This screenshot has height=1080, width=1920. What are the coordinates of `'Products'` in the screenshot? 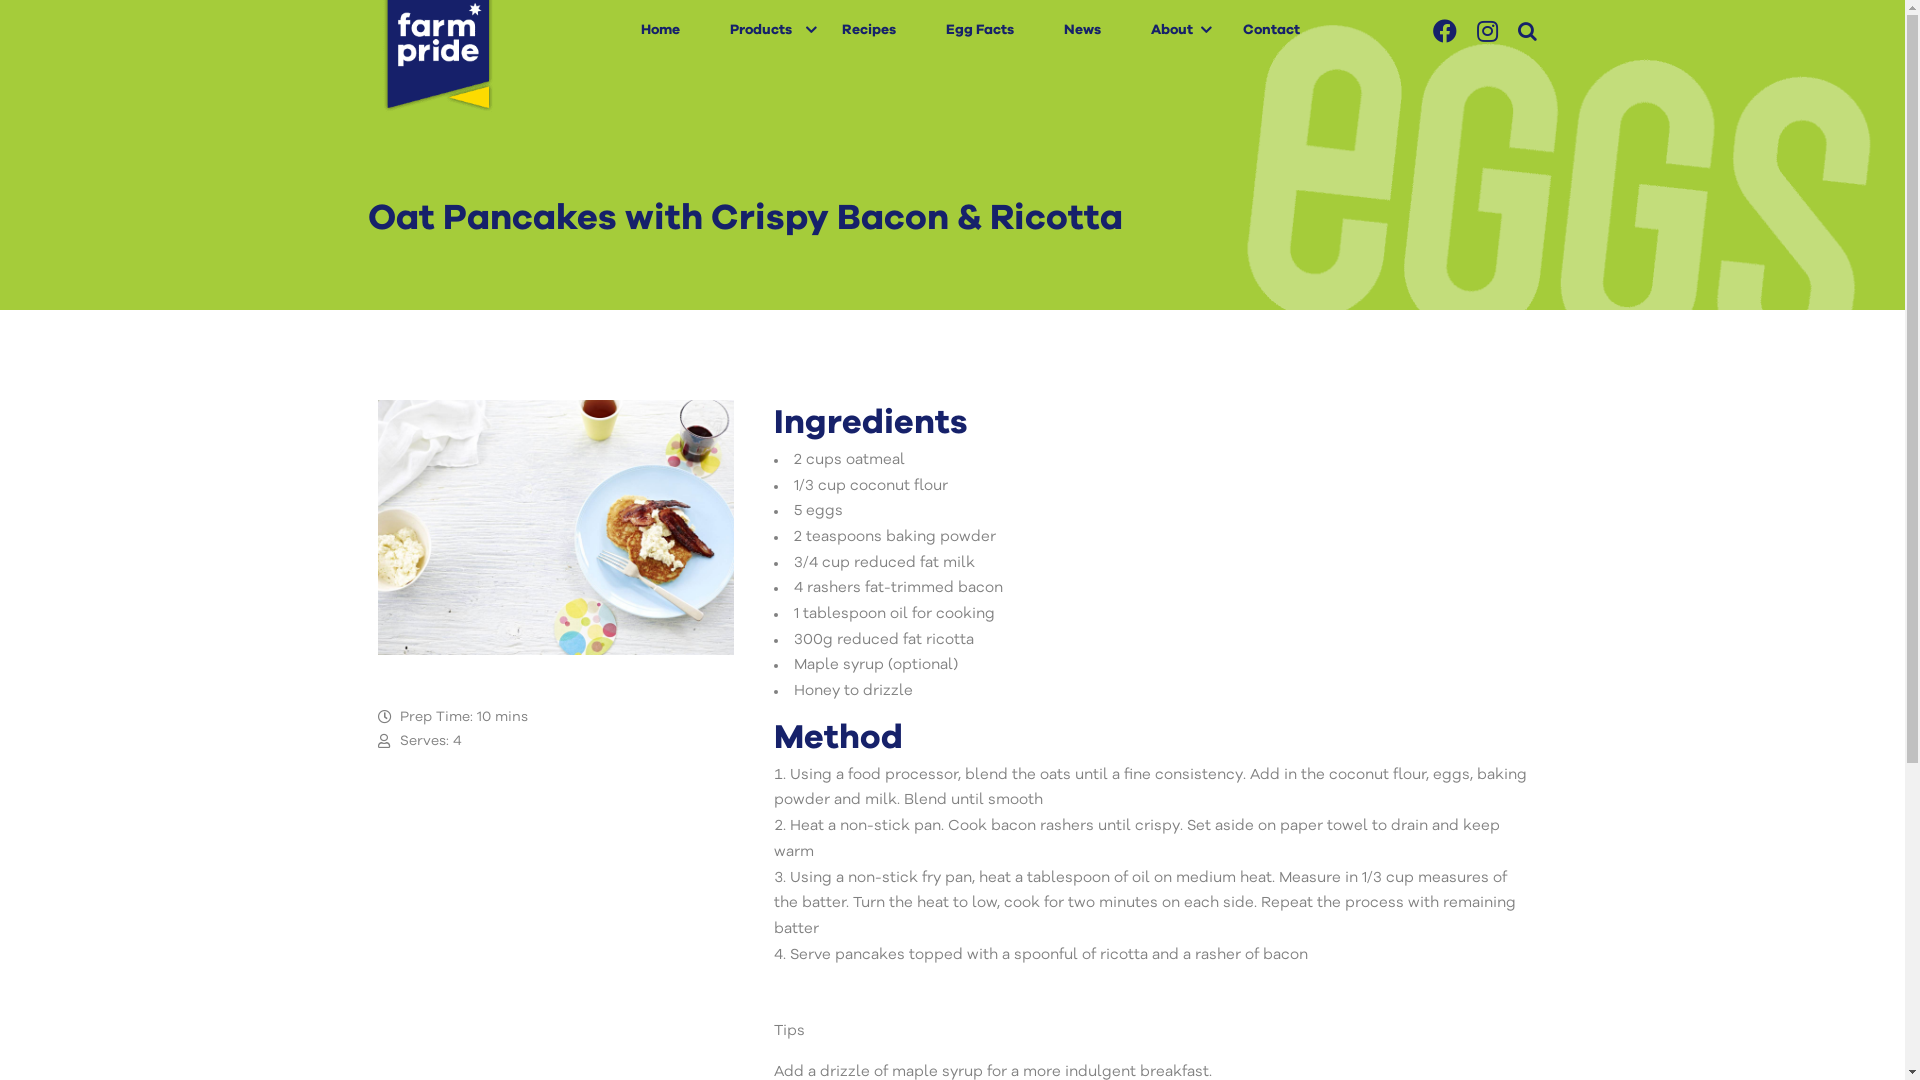 It's located at (760, 30).